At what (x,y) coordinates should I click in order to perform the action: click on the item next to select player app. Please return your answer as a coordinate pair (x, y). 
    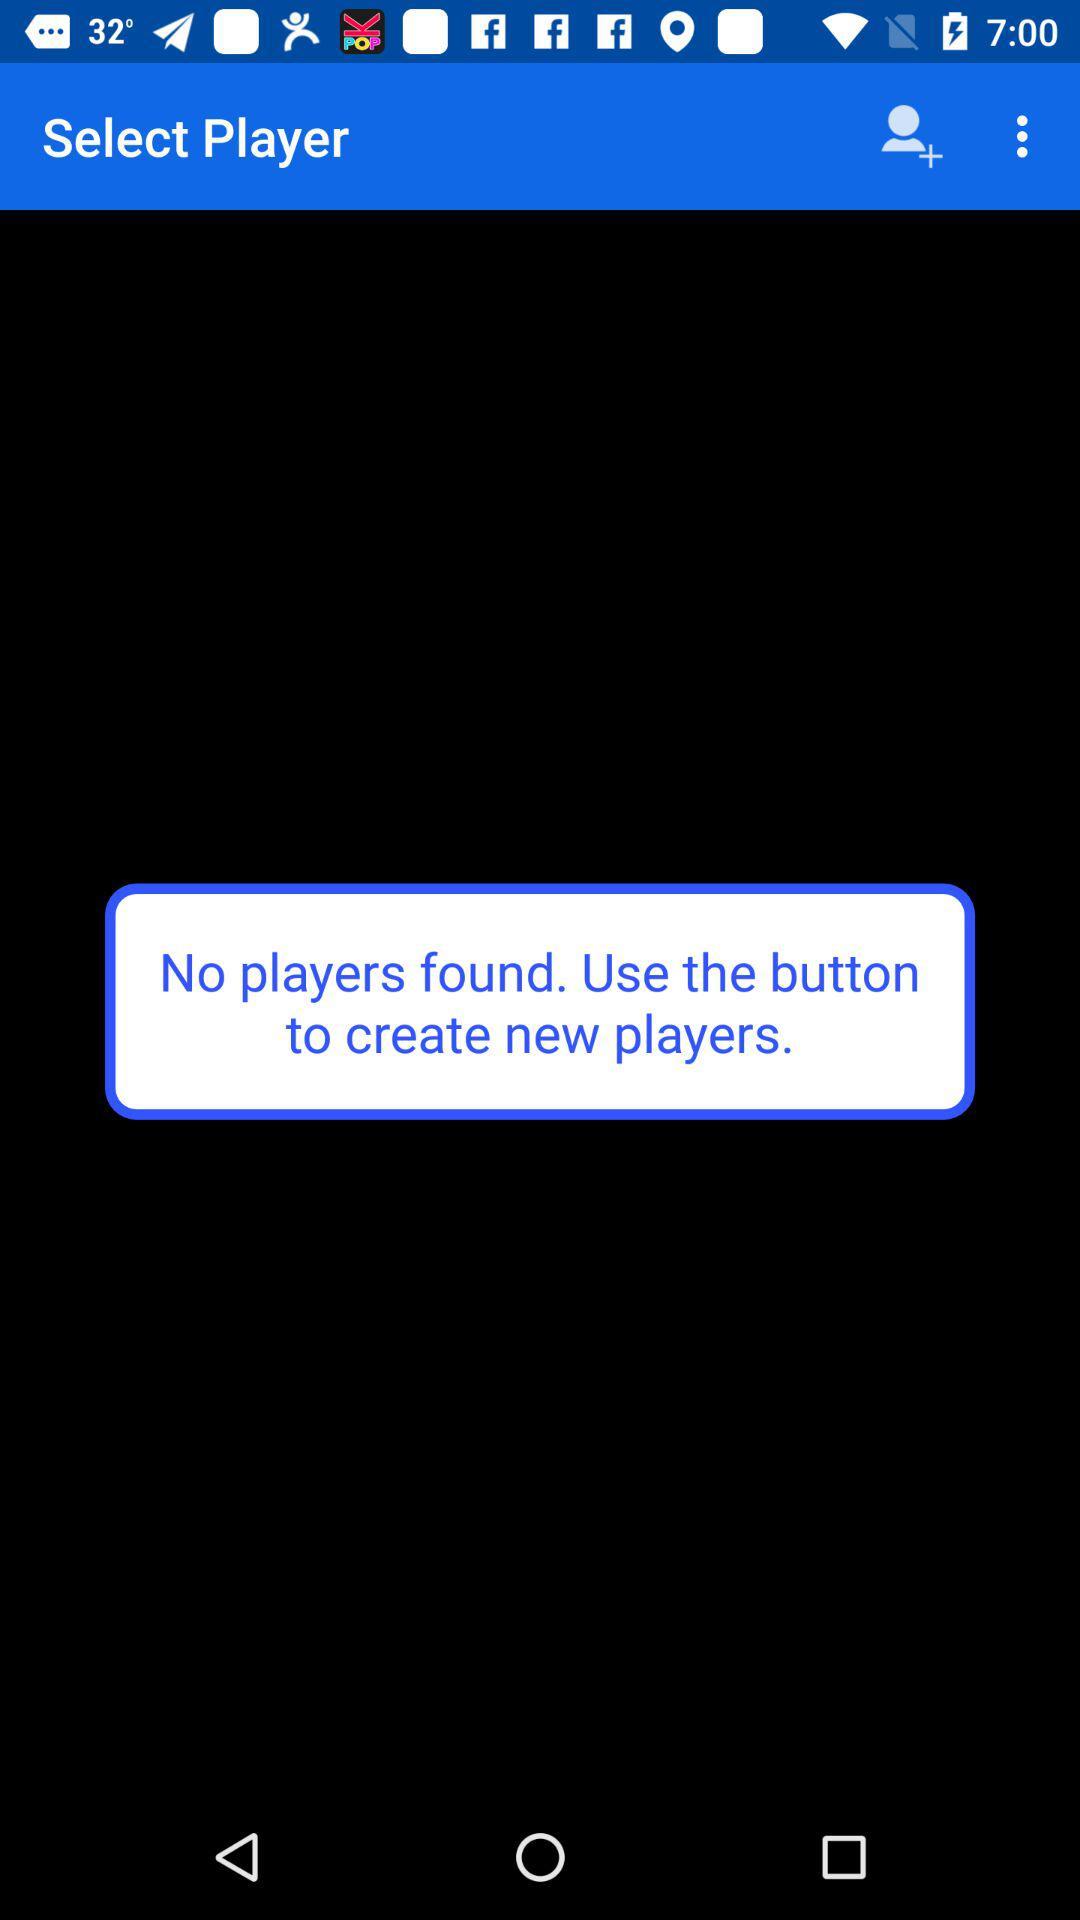
    Looking at the image, I should click on (911, 135).